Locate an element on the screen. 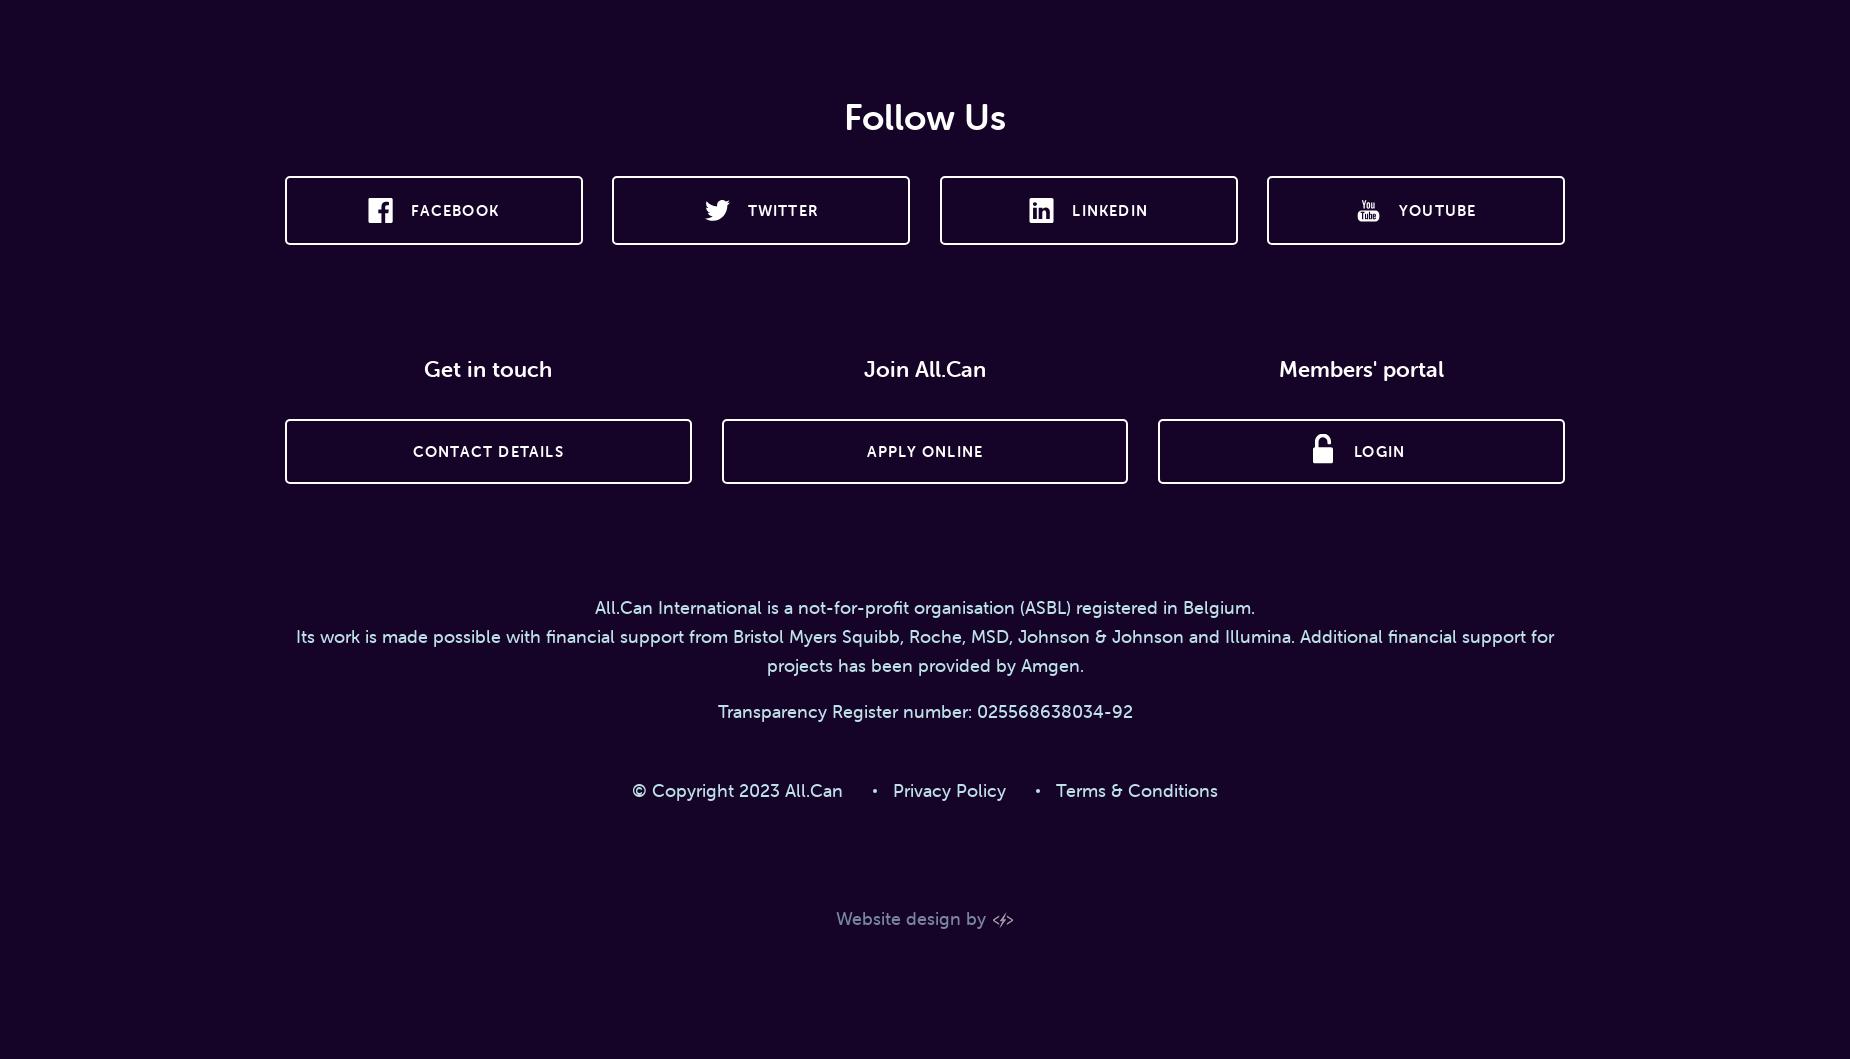 Image resolution: width=1850 pixels, height=1059 pixels. 'Members' portal' is located at coordinates (1360, 367).